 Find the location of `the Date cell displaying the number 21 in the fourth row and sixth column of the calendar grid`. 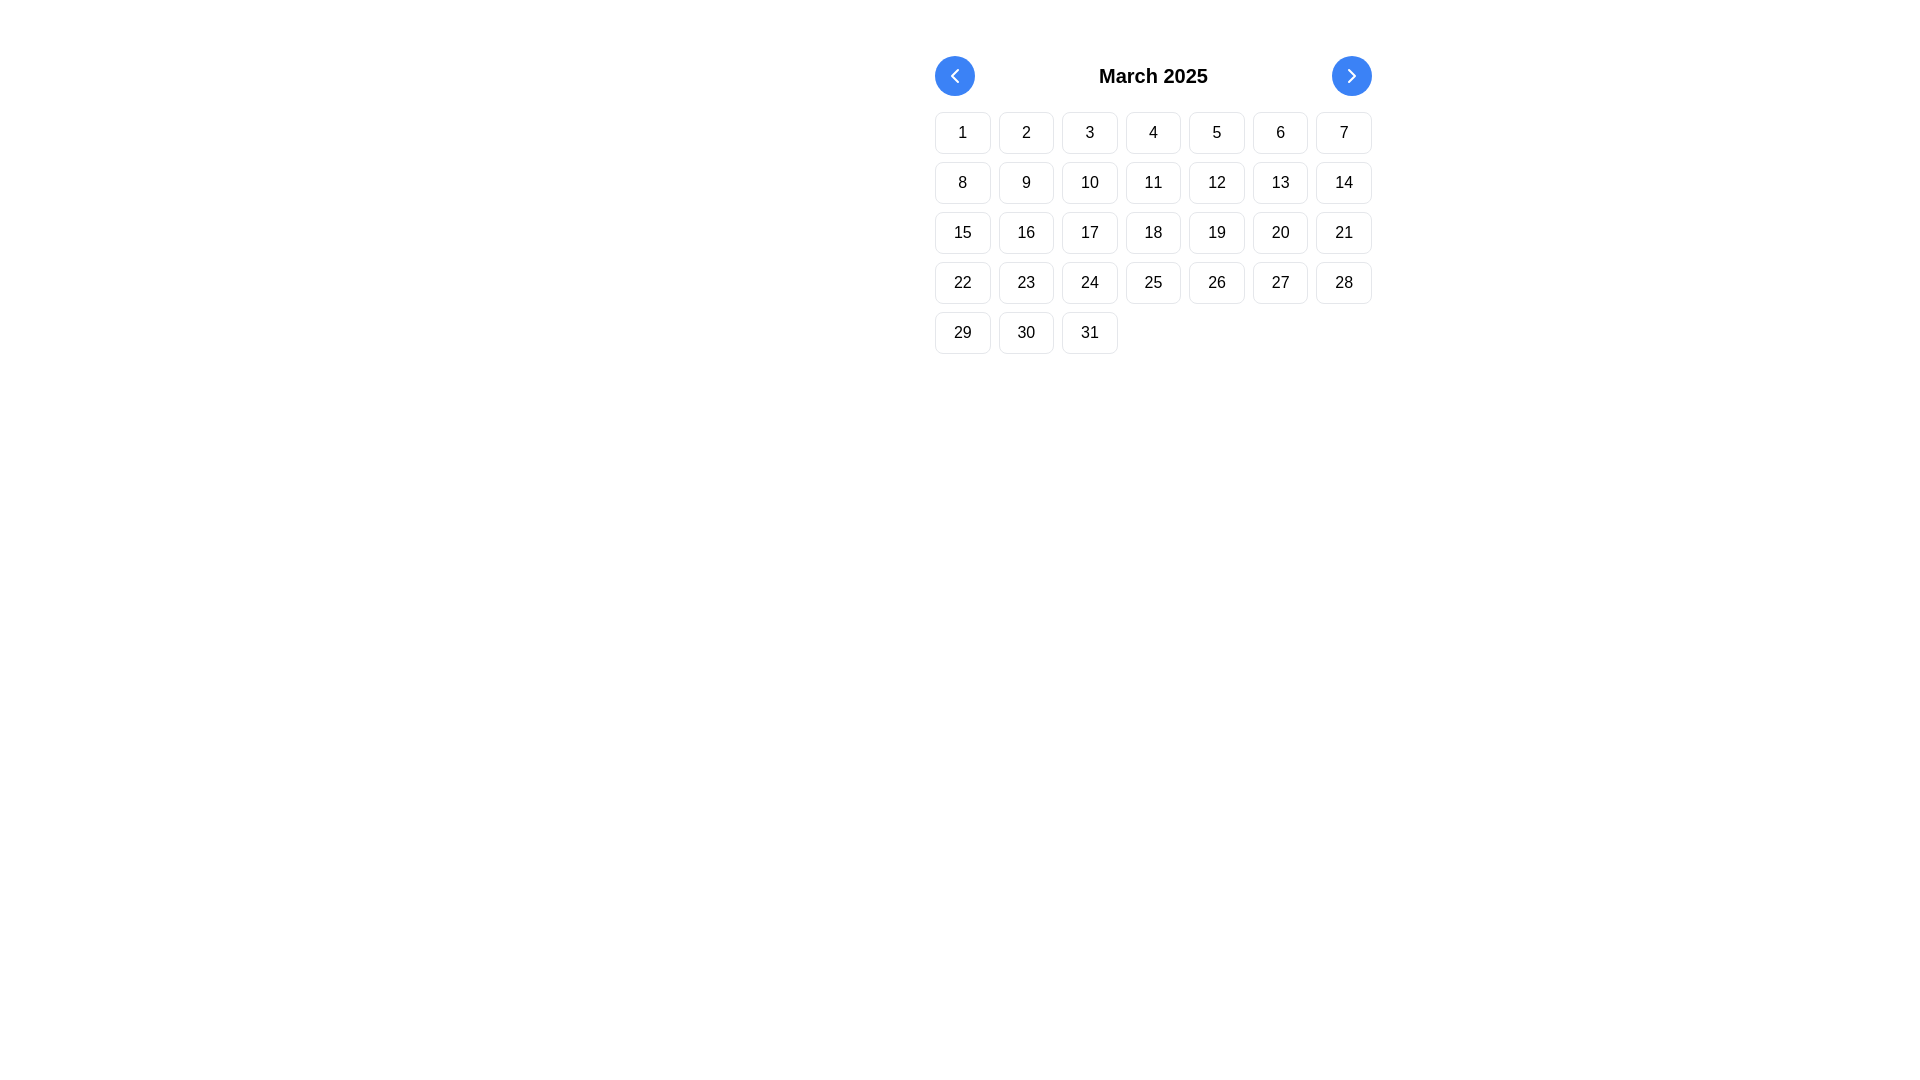

the Date cell displaying the number 21 in the fourth row and sixth column of the calendar grid is located at coordinates (1344, 231).